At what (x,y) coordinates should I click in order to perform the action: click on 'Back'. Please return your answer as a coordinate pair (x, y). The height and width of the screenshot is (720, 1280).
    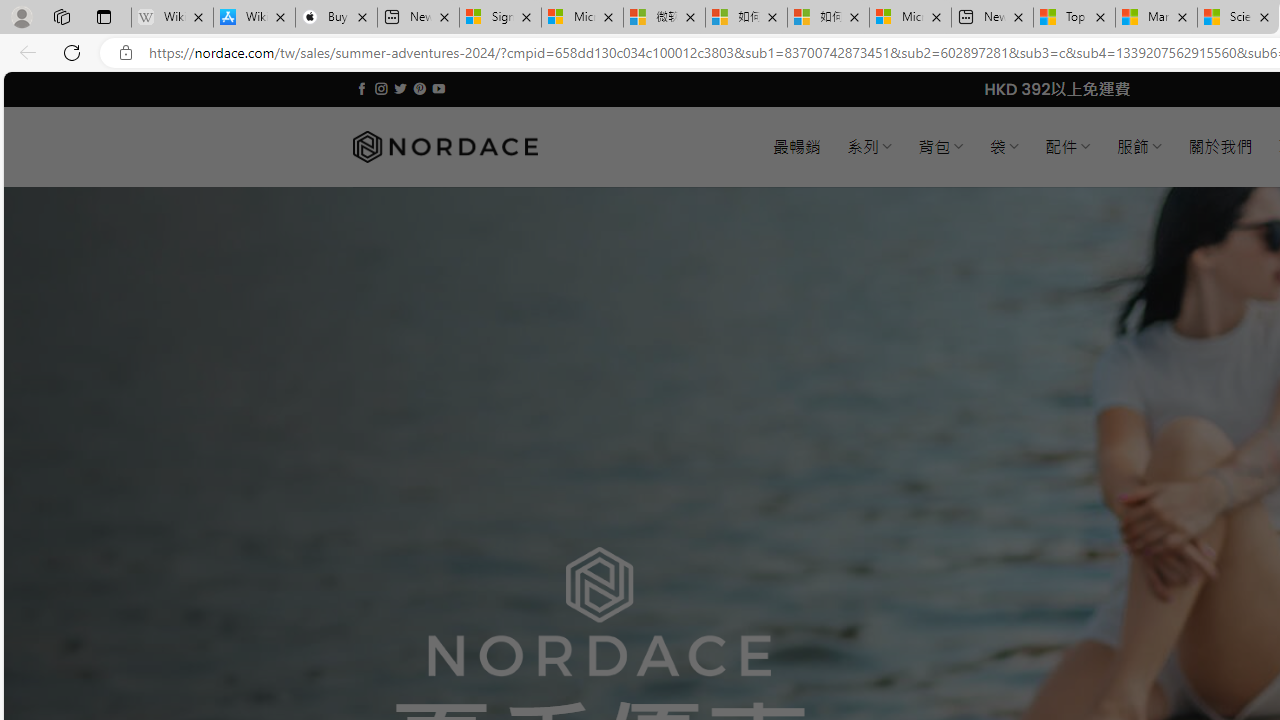
    Looking at the image, I should click on (24, 51).